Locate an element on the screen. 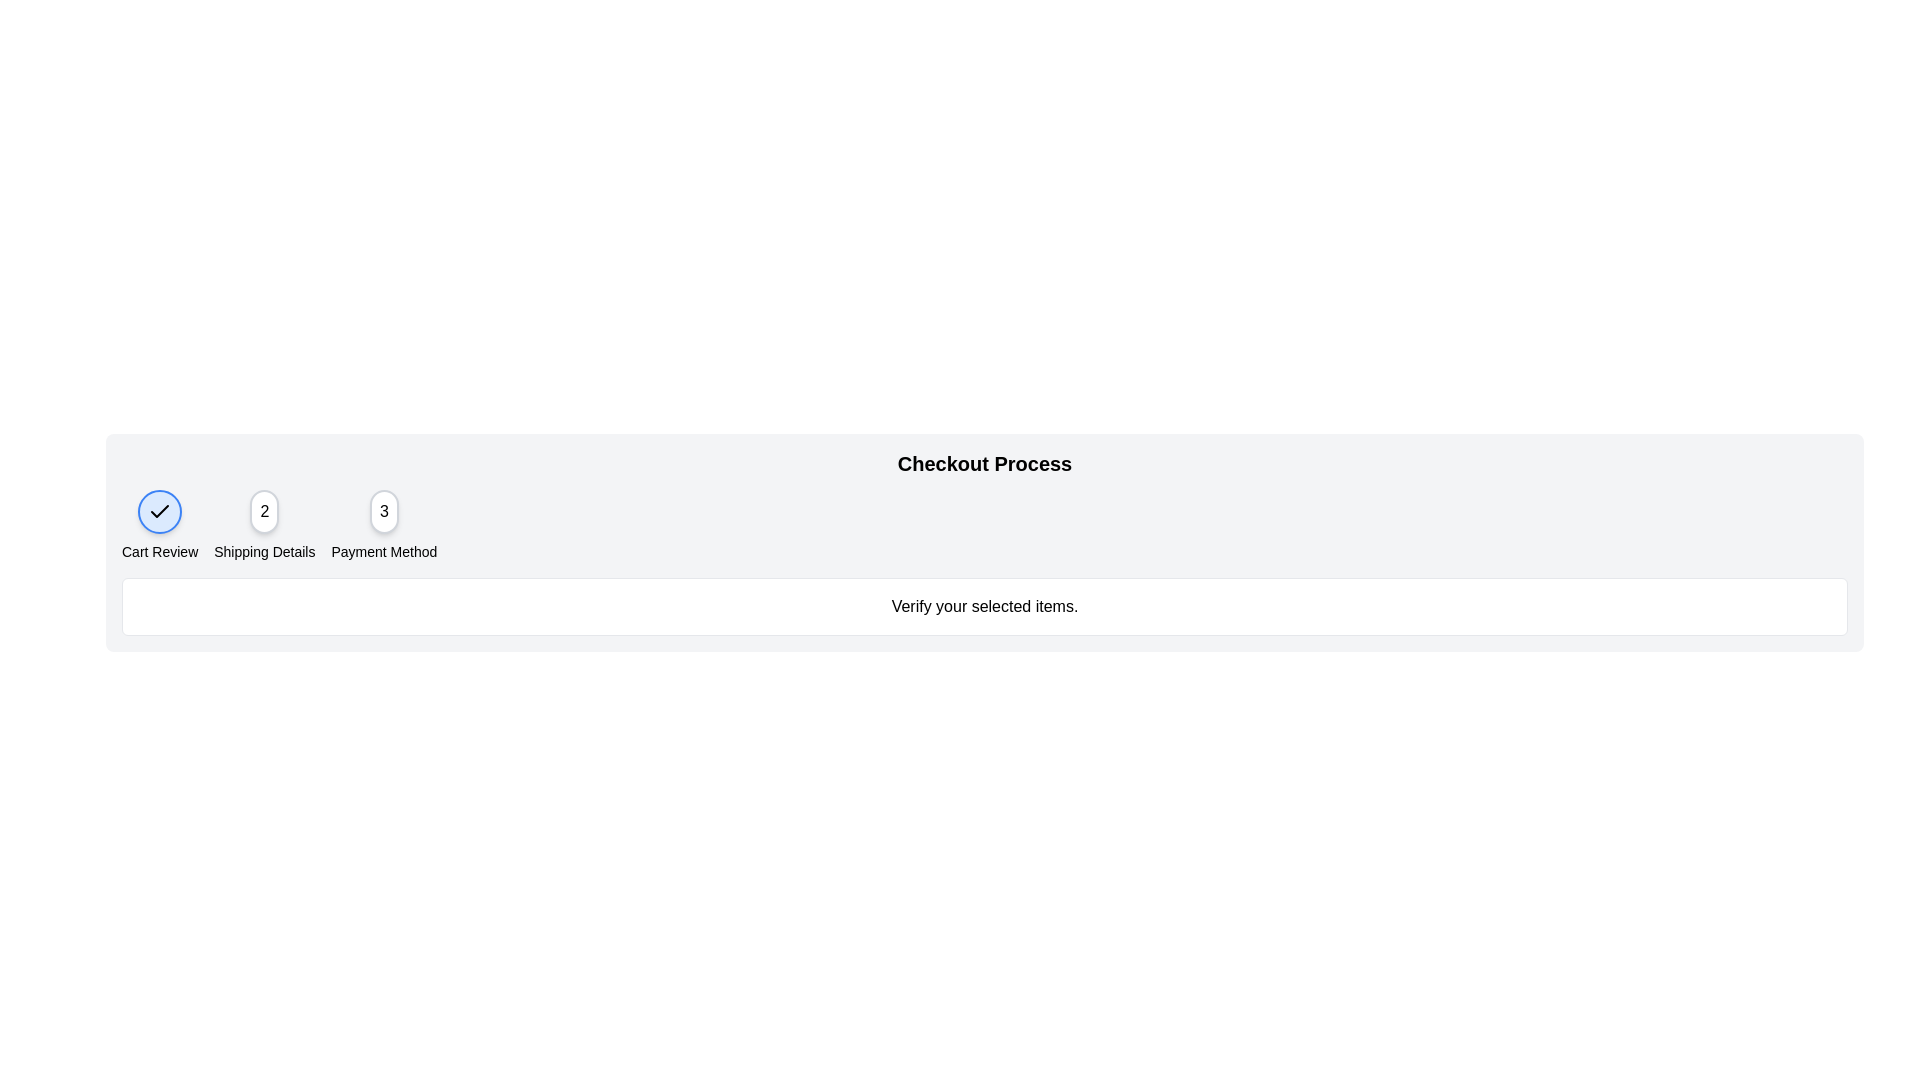  the step indicator button displaying the number '3' for the 'Payment Method' step is located at coordinates (384, 524).